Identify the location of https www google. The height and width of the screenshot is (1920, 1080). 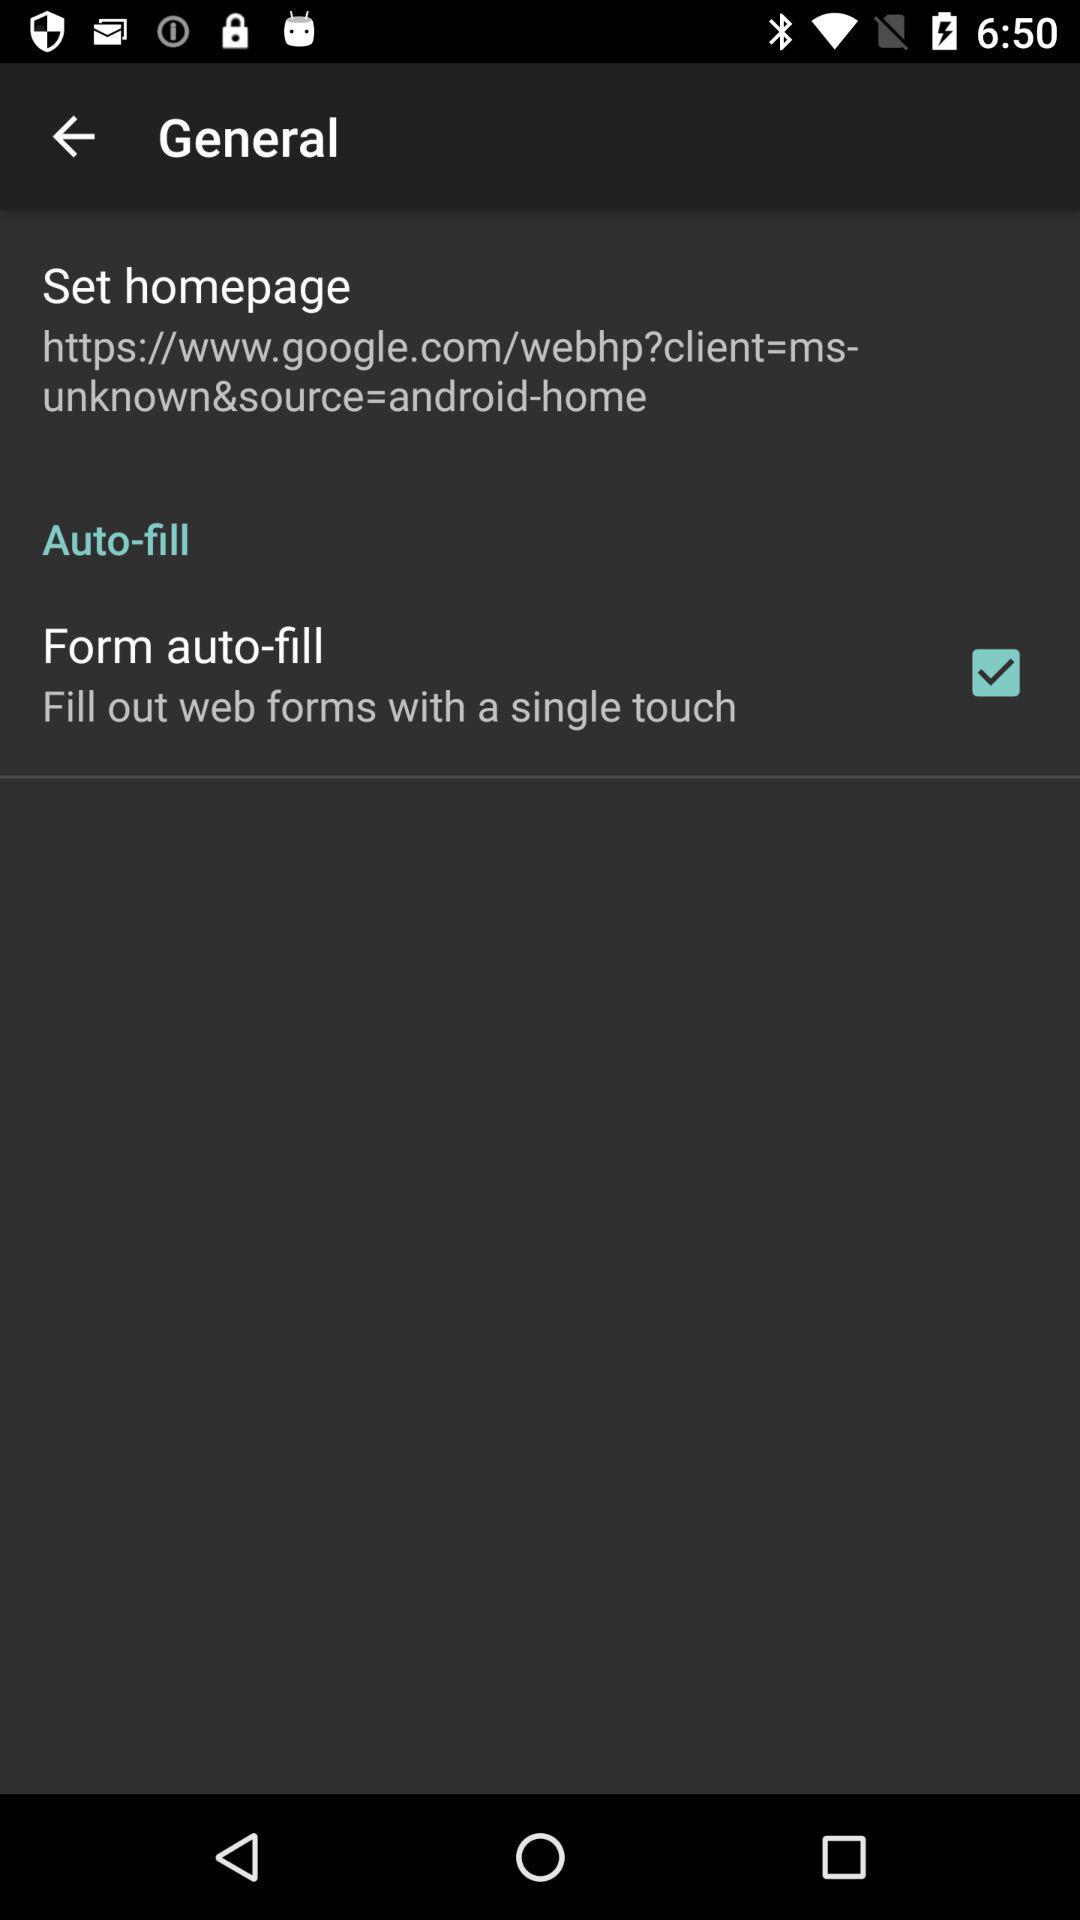
(540, 369).